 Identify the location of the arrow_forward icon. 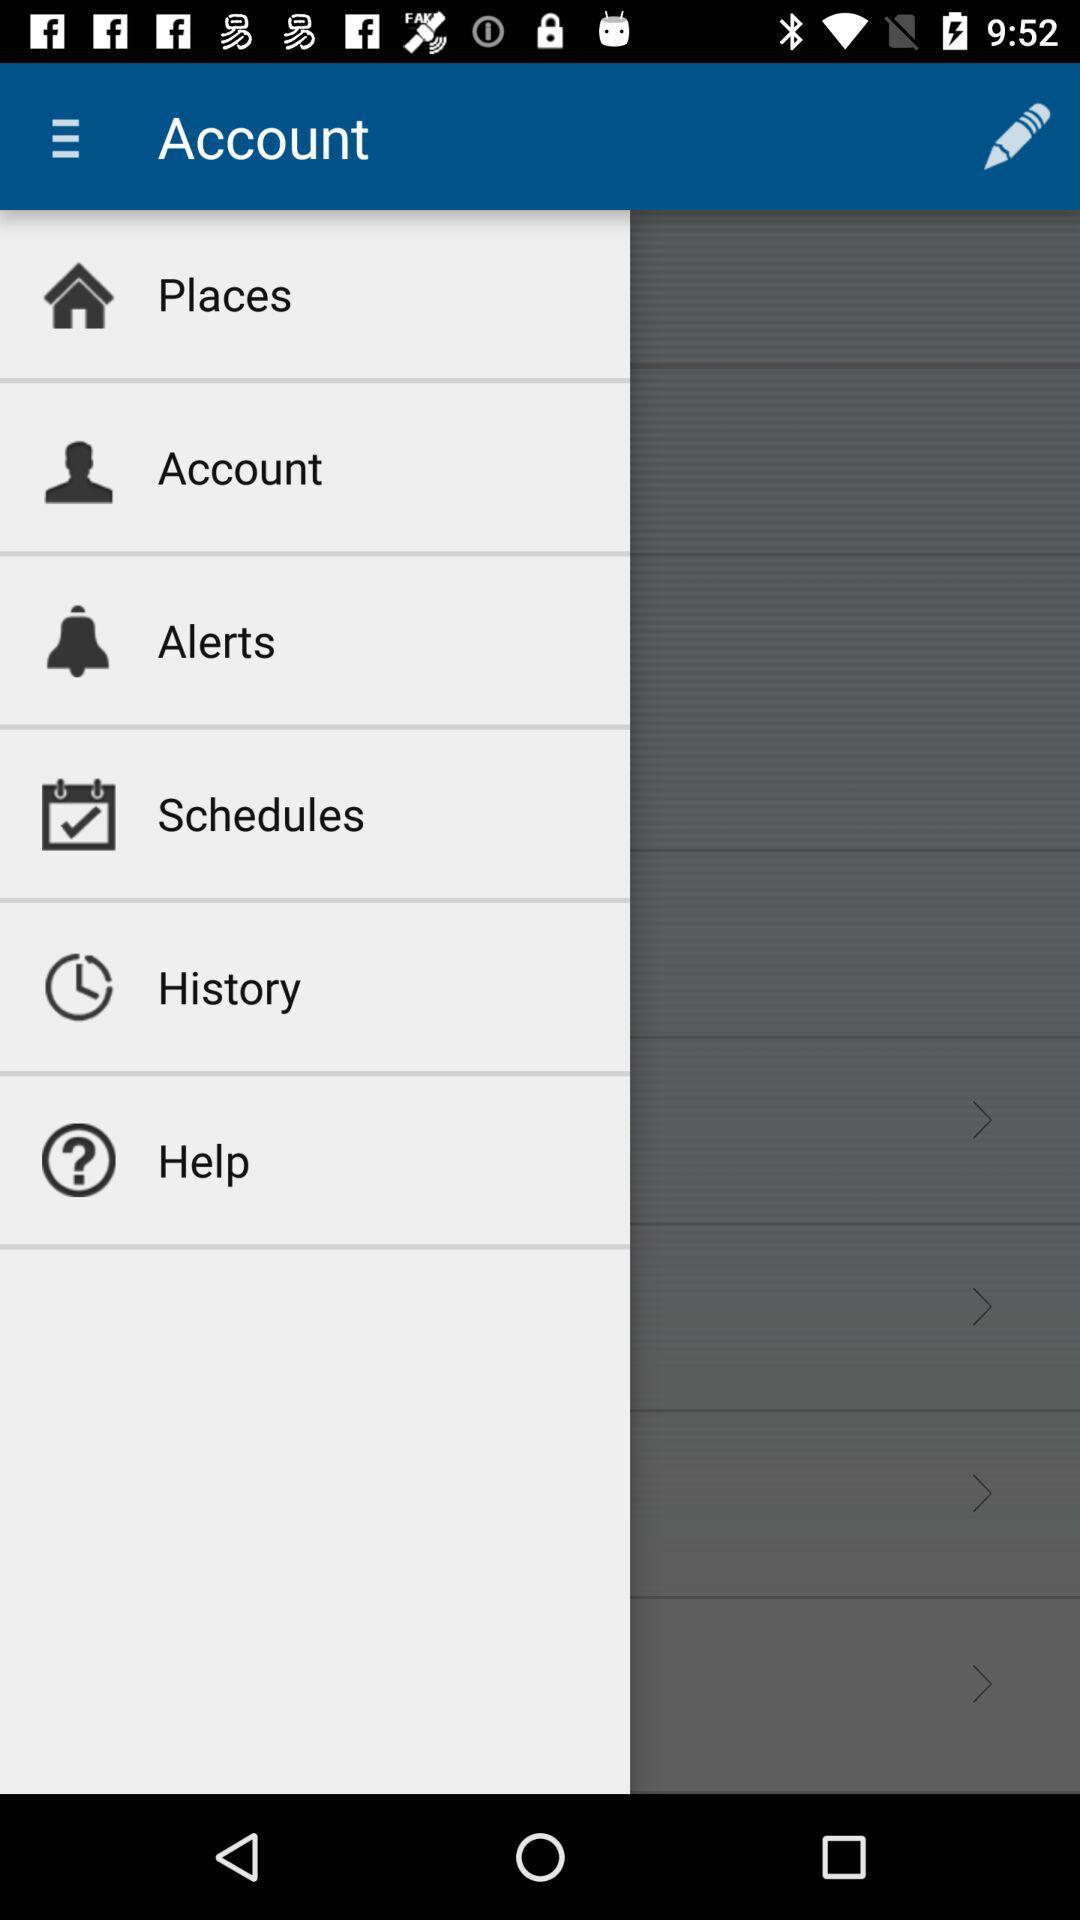
(981, 1120).